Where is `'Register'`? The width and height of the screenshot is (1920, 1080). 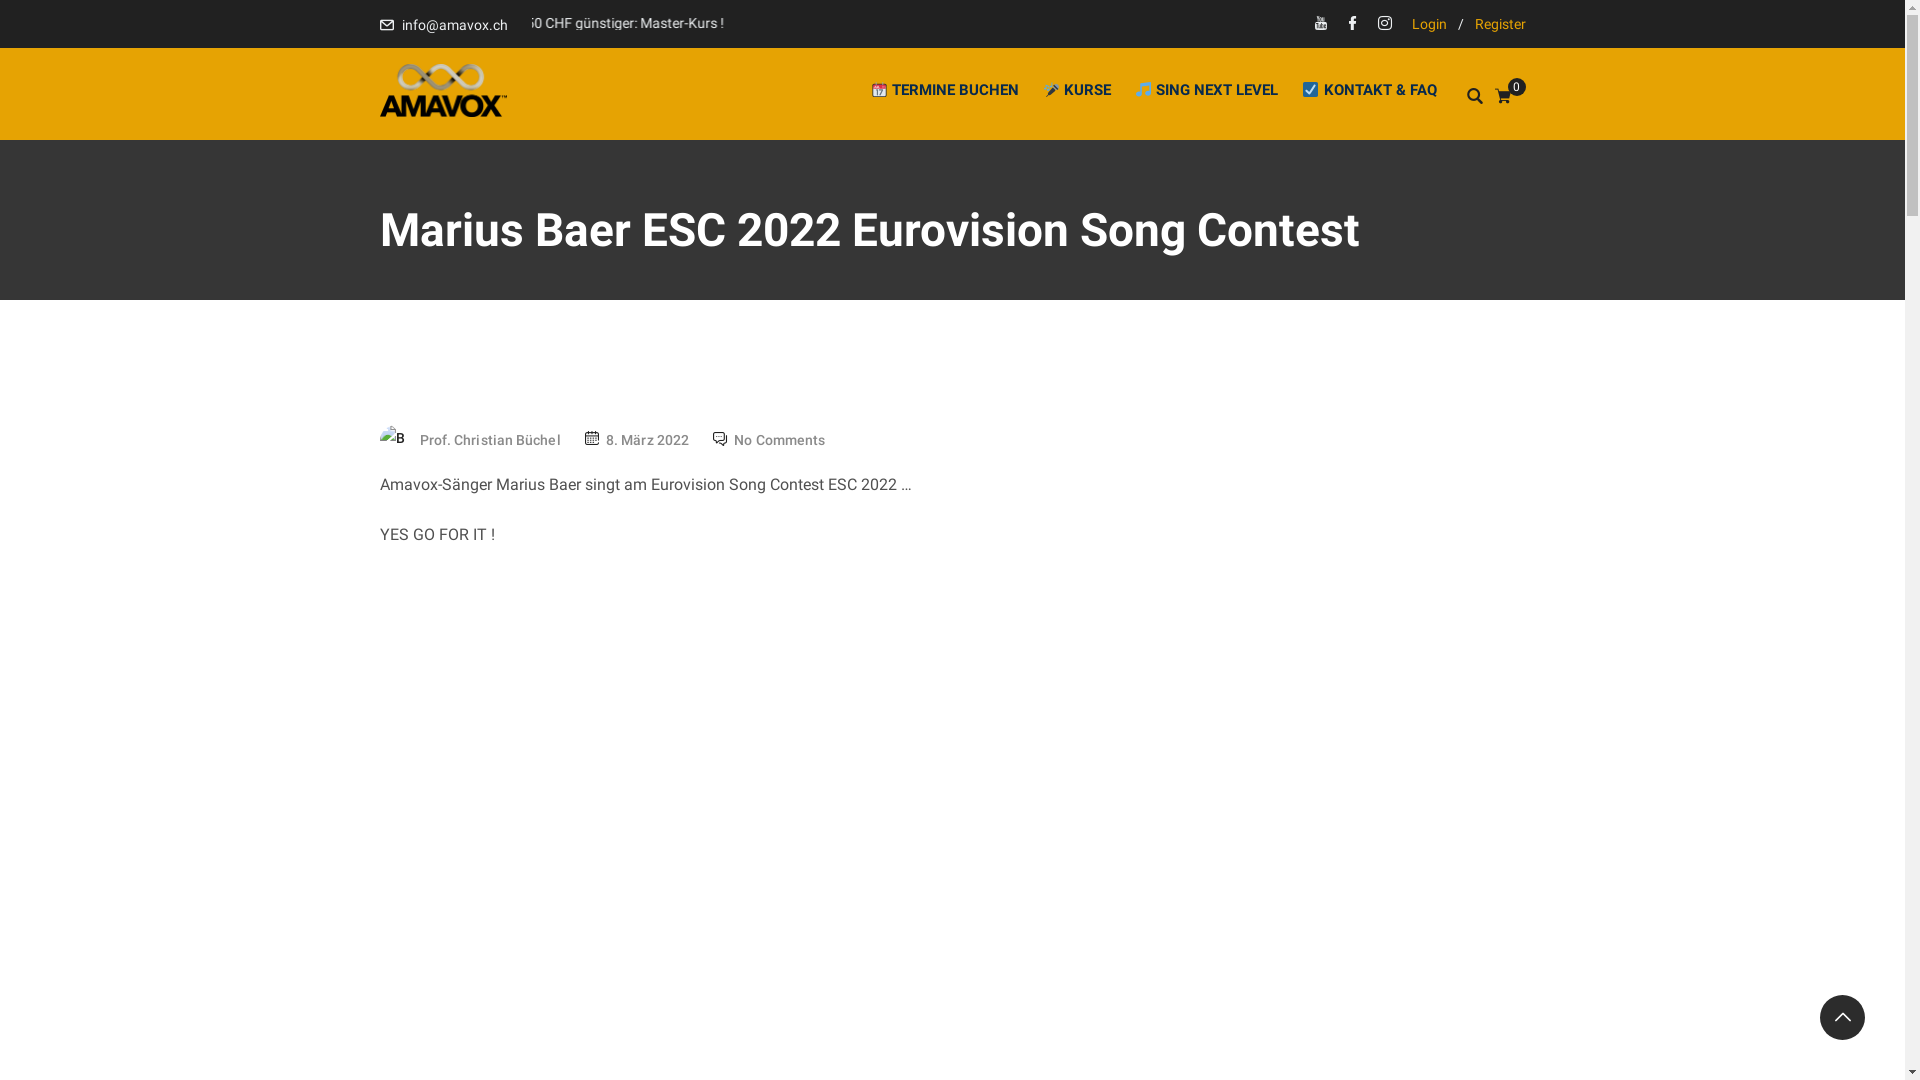 'Register' is located at coordinates (1499, 23).